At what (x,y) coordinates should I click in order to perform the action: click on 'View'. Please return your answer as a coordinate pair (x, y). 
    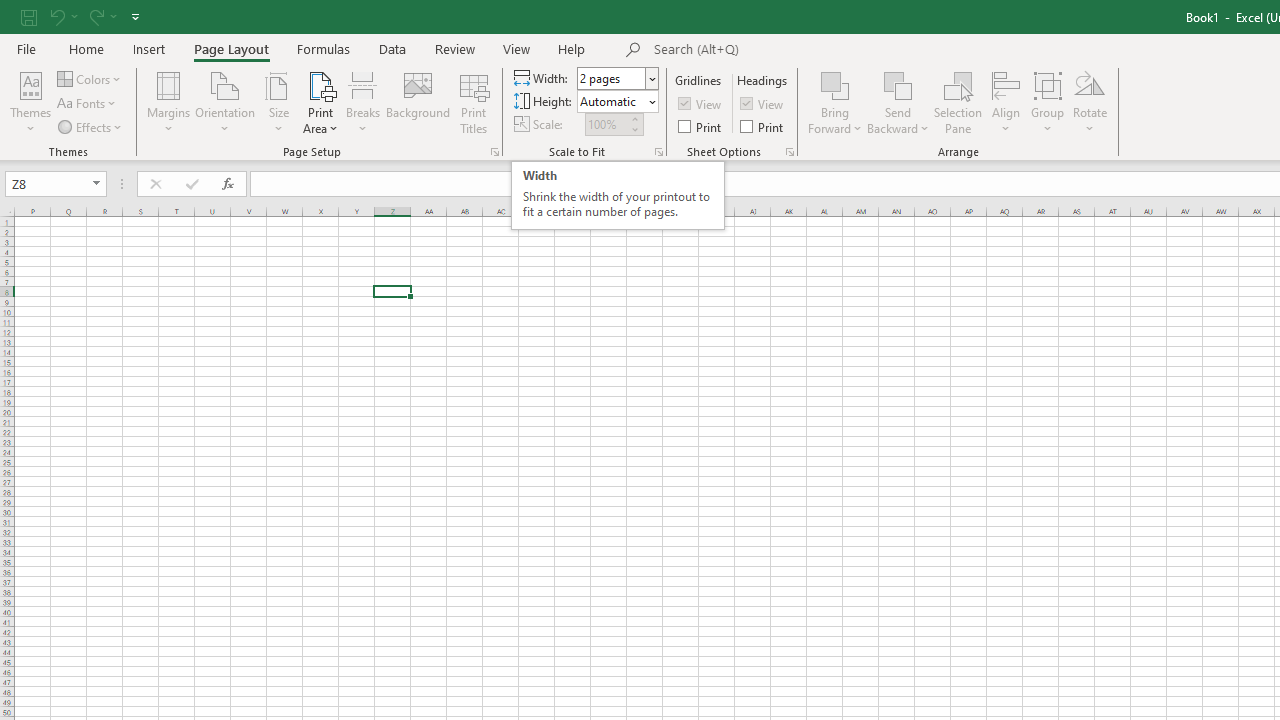
    Looking at the image, I should click on (517, 48).